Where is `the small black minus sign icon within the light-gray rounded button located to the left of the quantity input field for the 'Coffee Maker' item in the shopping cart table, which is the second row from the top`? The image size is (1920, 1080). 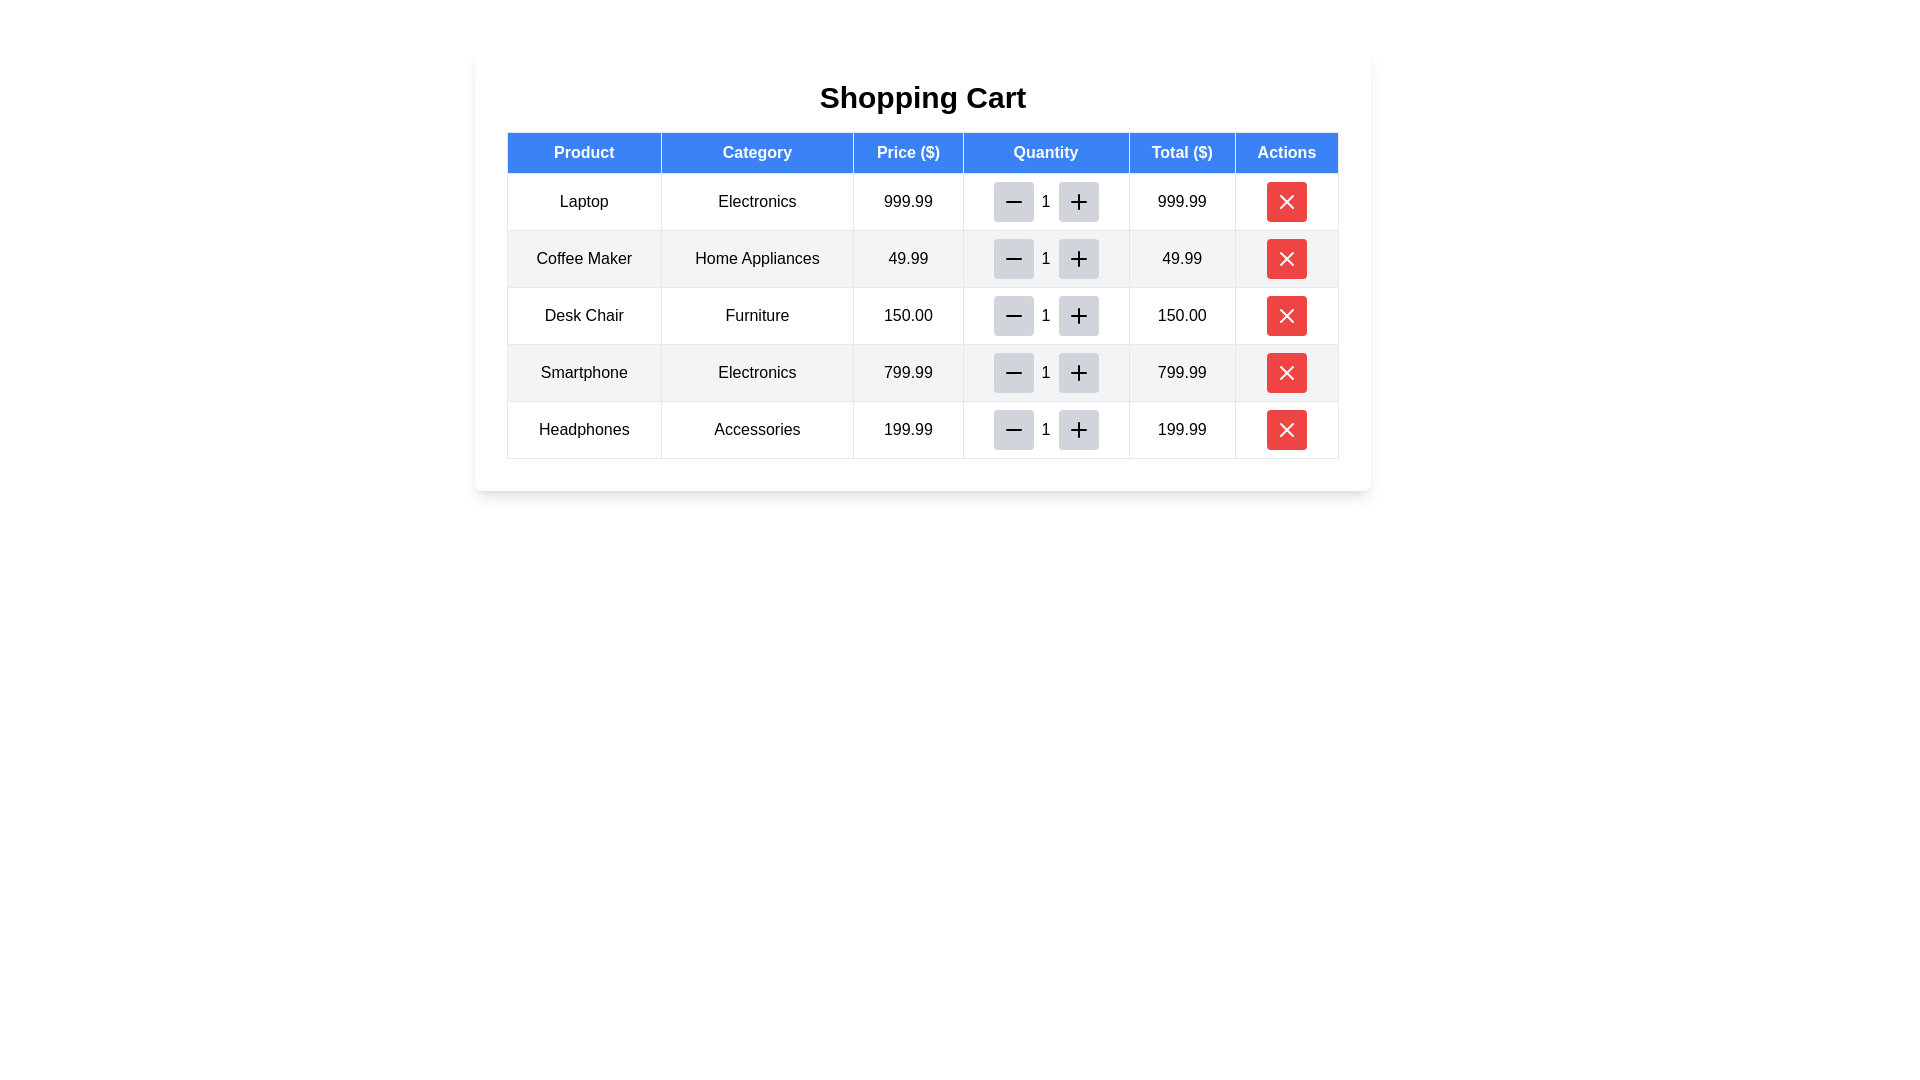
the small black minus sign icon within the light-gray rounded button located to the left of the quantity input field for the 'Coffee Maker' item in the shopping cart table, which is the second row from the top is located at coordinates (1013, 257).